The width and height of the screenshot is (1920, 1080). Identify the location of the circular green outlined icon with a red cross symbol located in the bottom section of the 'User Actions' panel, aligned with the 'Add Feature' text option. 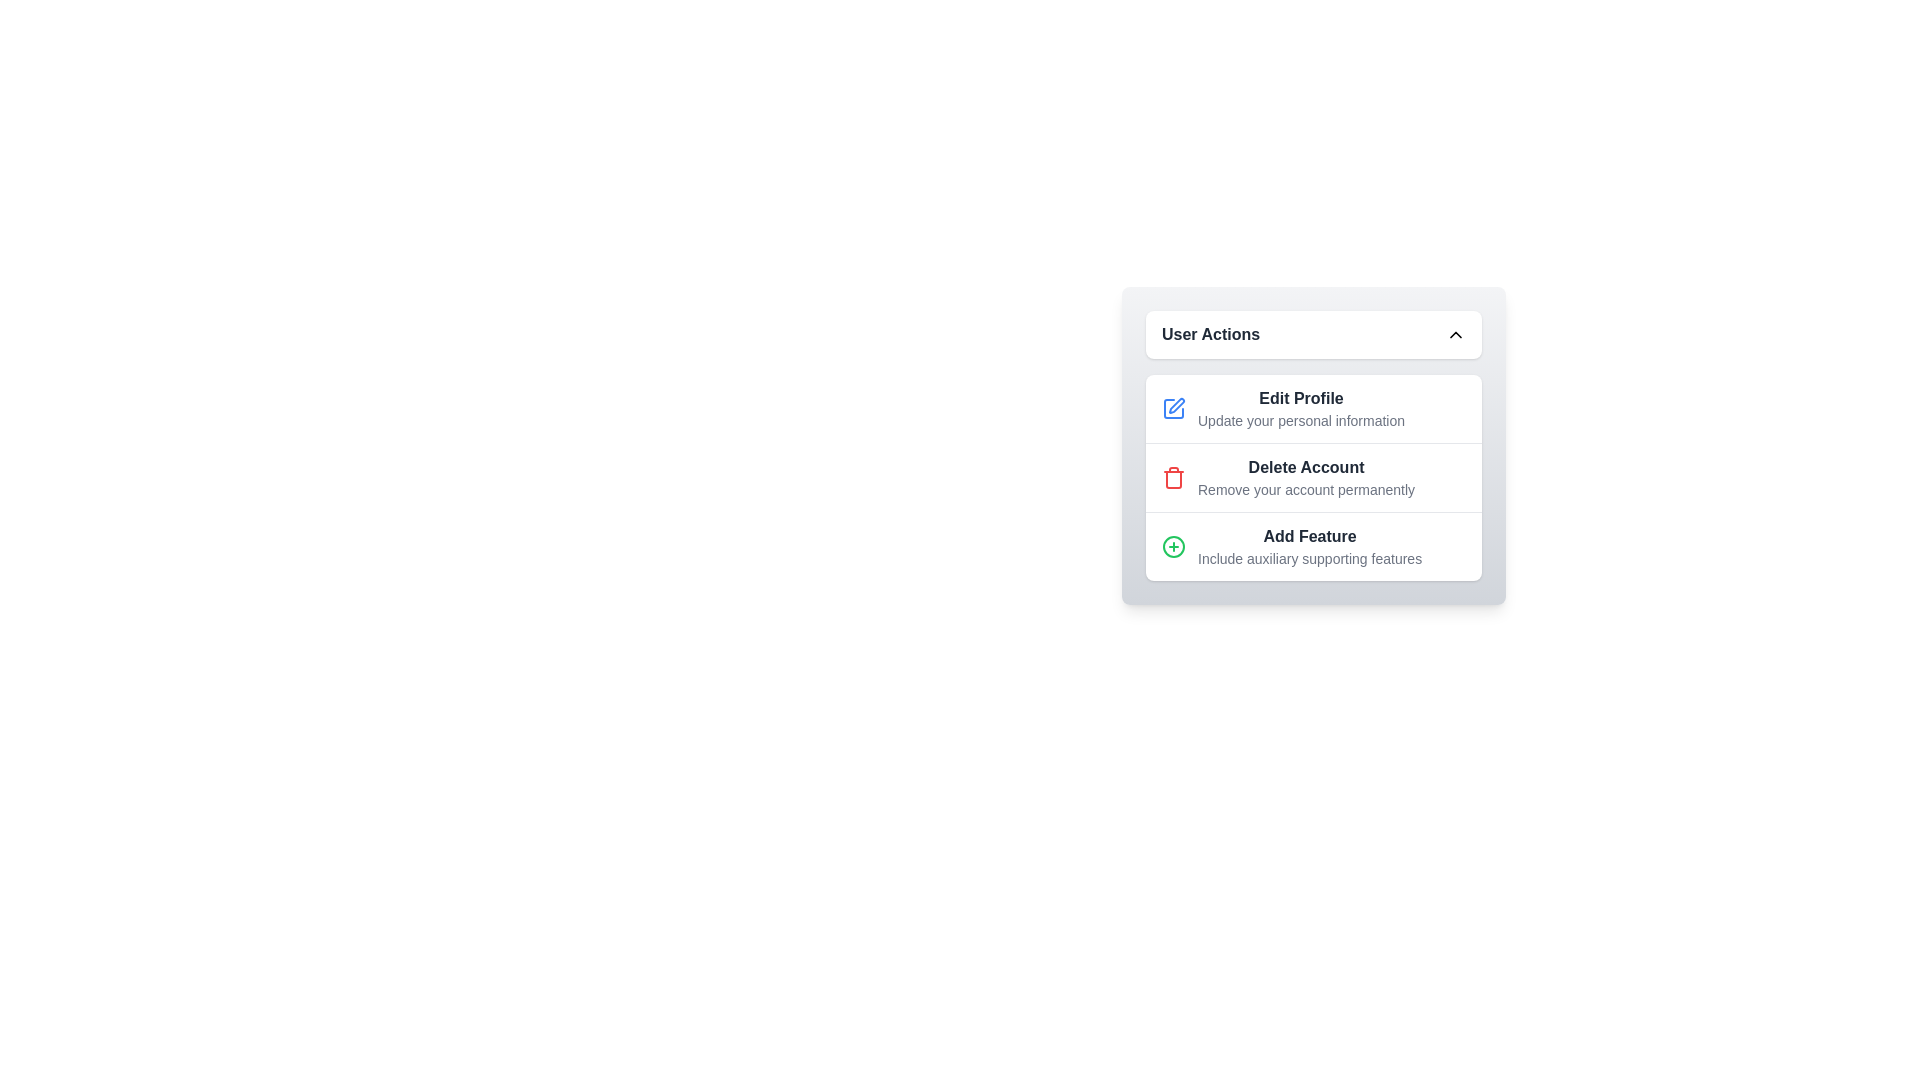
(1174, 547).